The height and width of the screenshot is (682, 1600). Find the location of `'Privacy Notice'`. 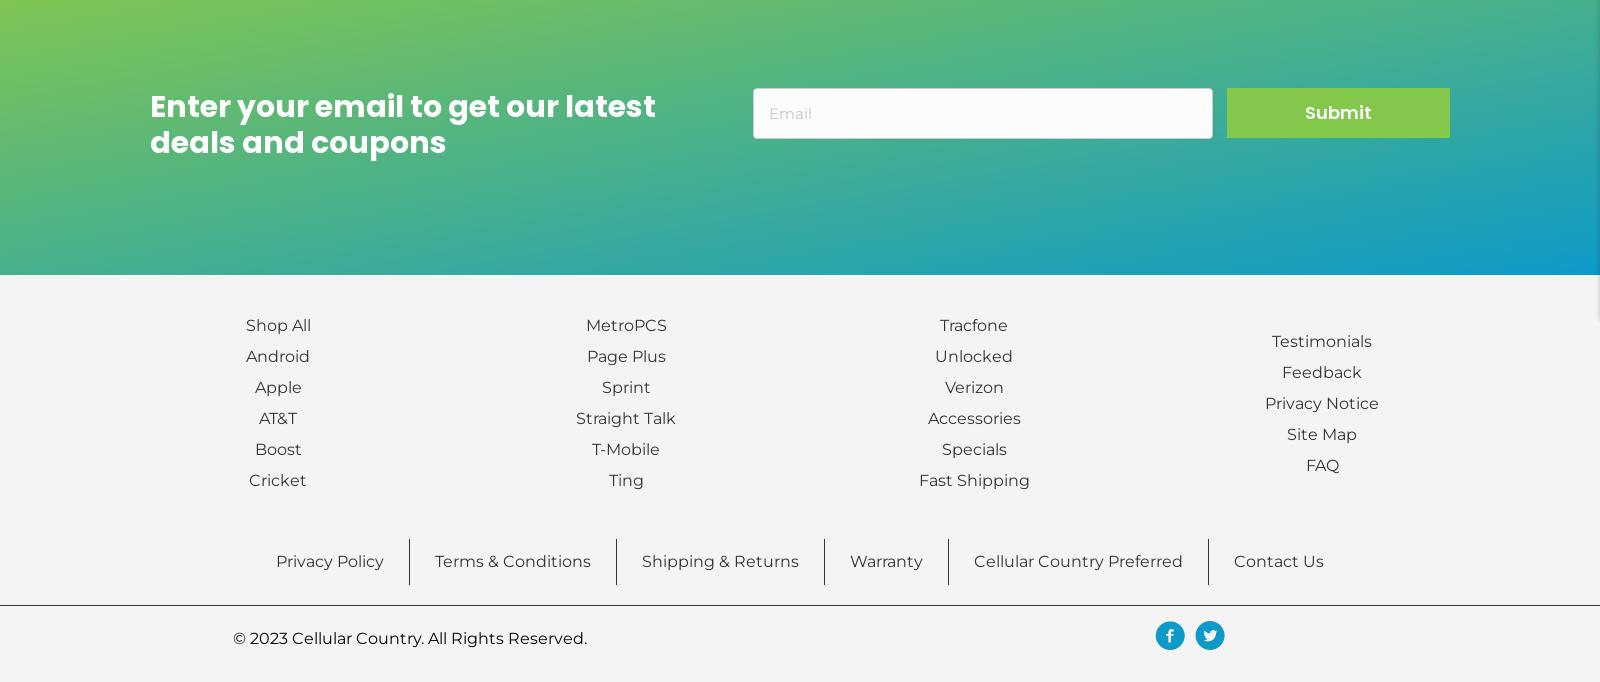

'Privacy Notice' is located at coordinates (1320, 402).